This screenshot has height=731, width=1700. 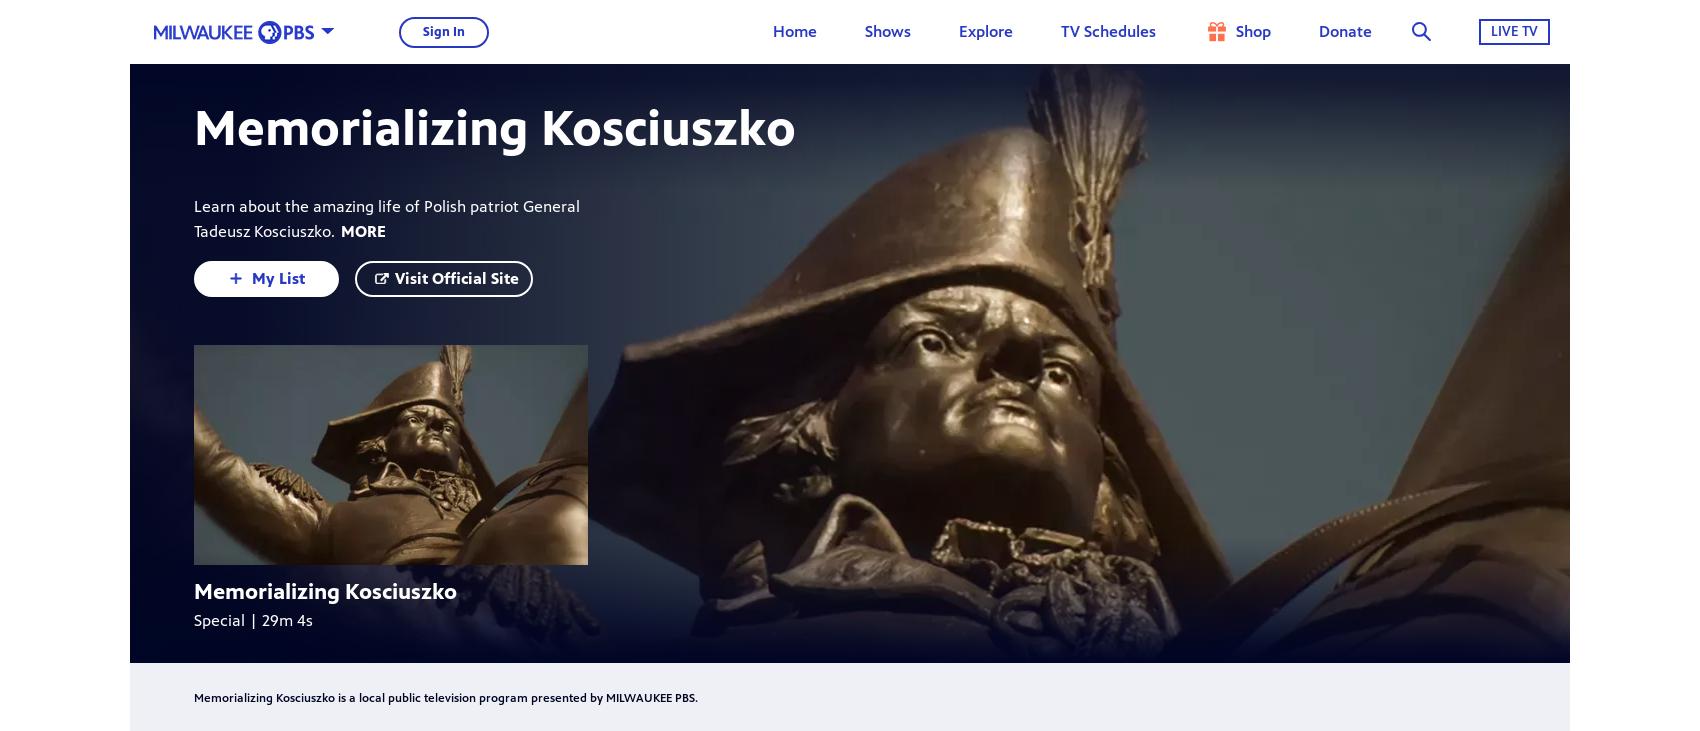 What do you see at coordinates (823, 121) in the screenshot?
I see `'WHAT’S ON TONIGHT'` at bounding box center [823, 121].